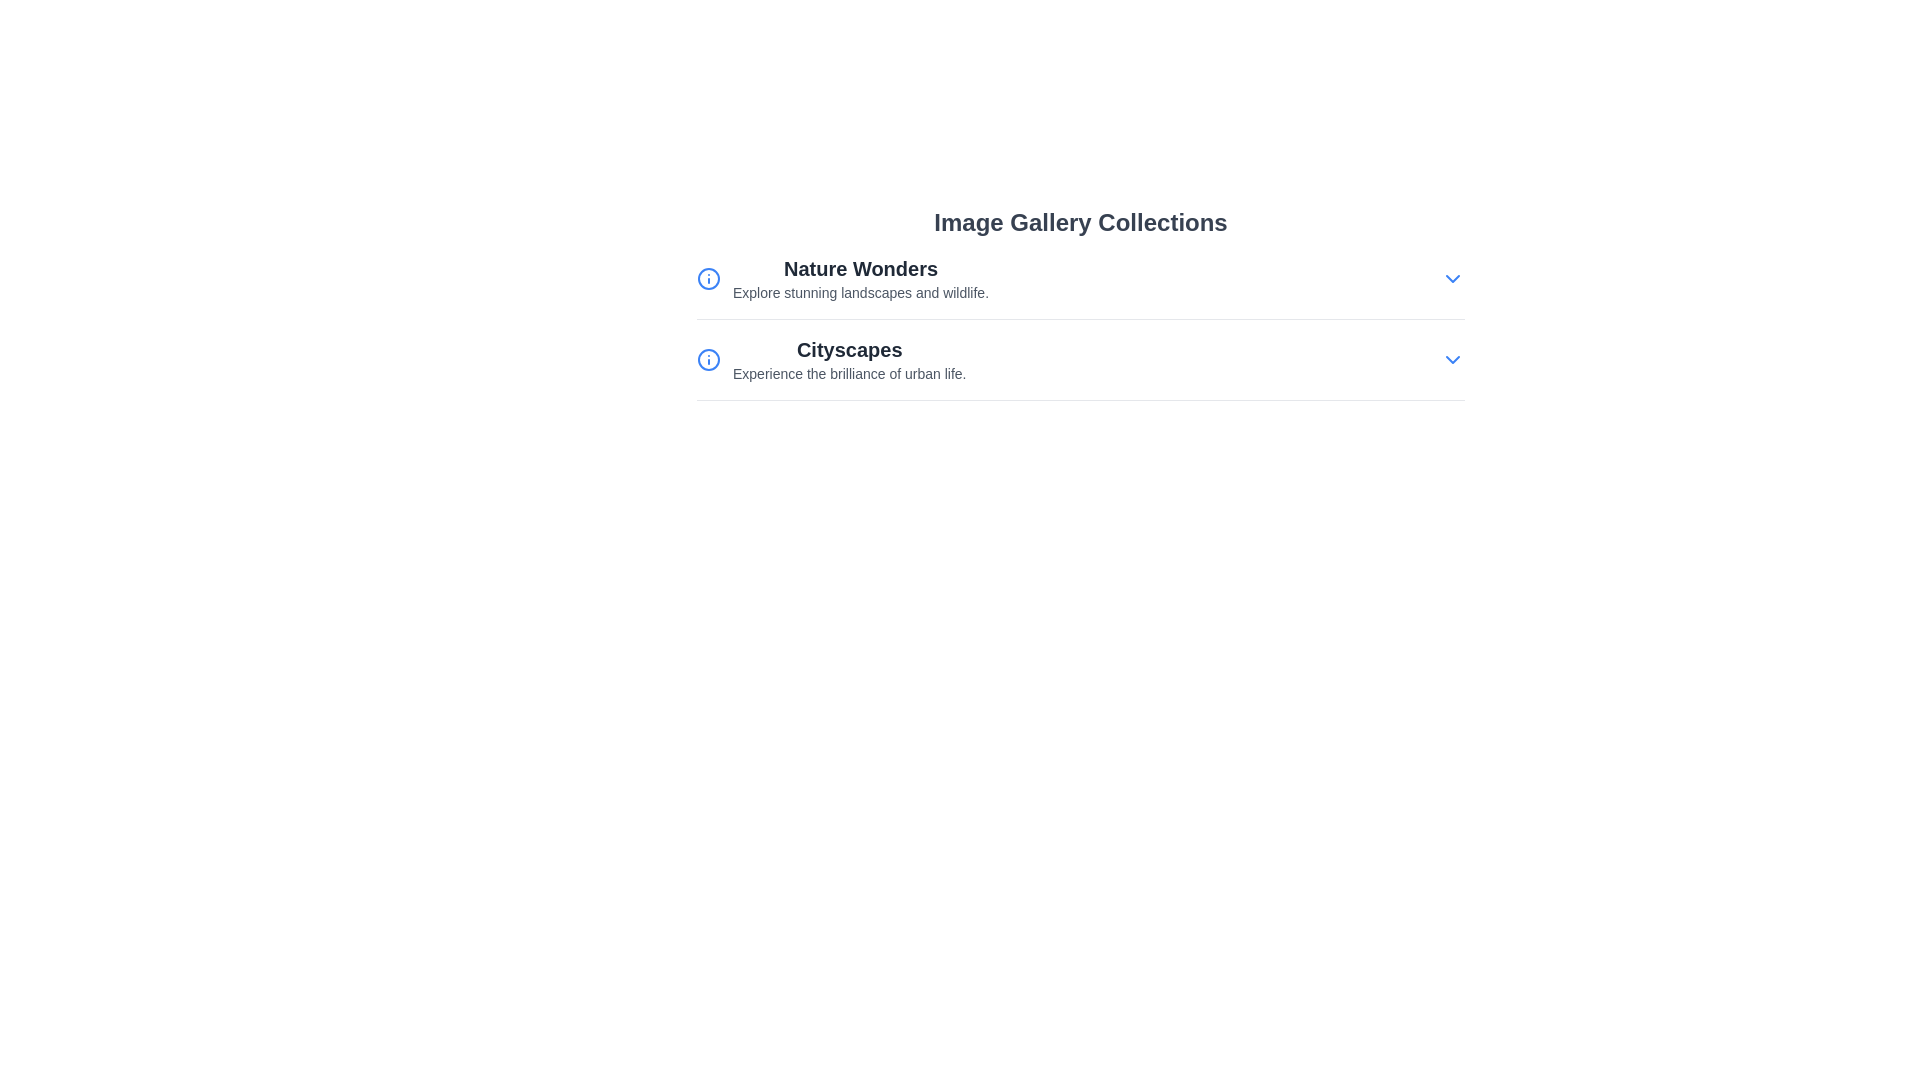  Describe the element at coordinates (1453, 358) in the screenshot. I see `the downward-pointing chevron icon styled in blue at the far right end of the 'Cityscapes' row` at that location.